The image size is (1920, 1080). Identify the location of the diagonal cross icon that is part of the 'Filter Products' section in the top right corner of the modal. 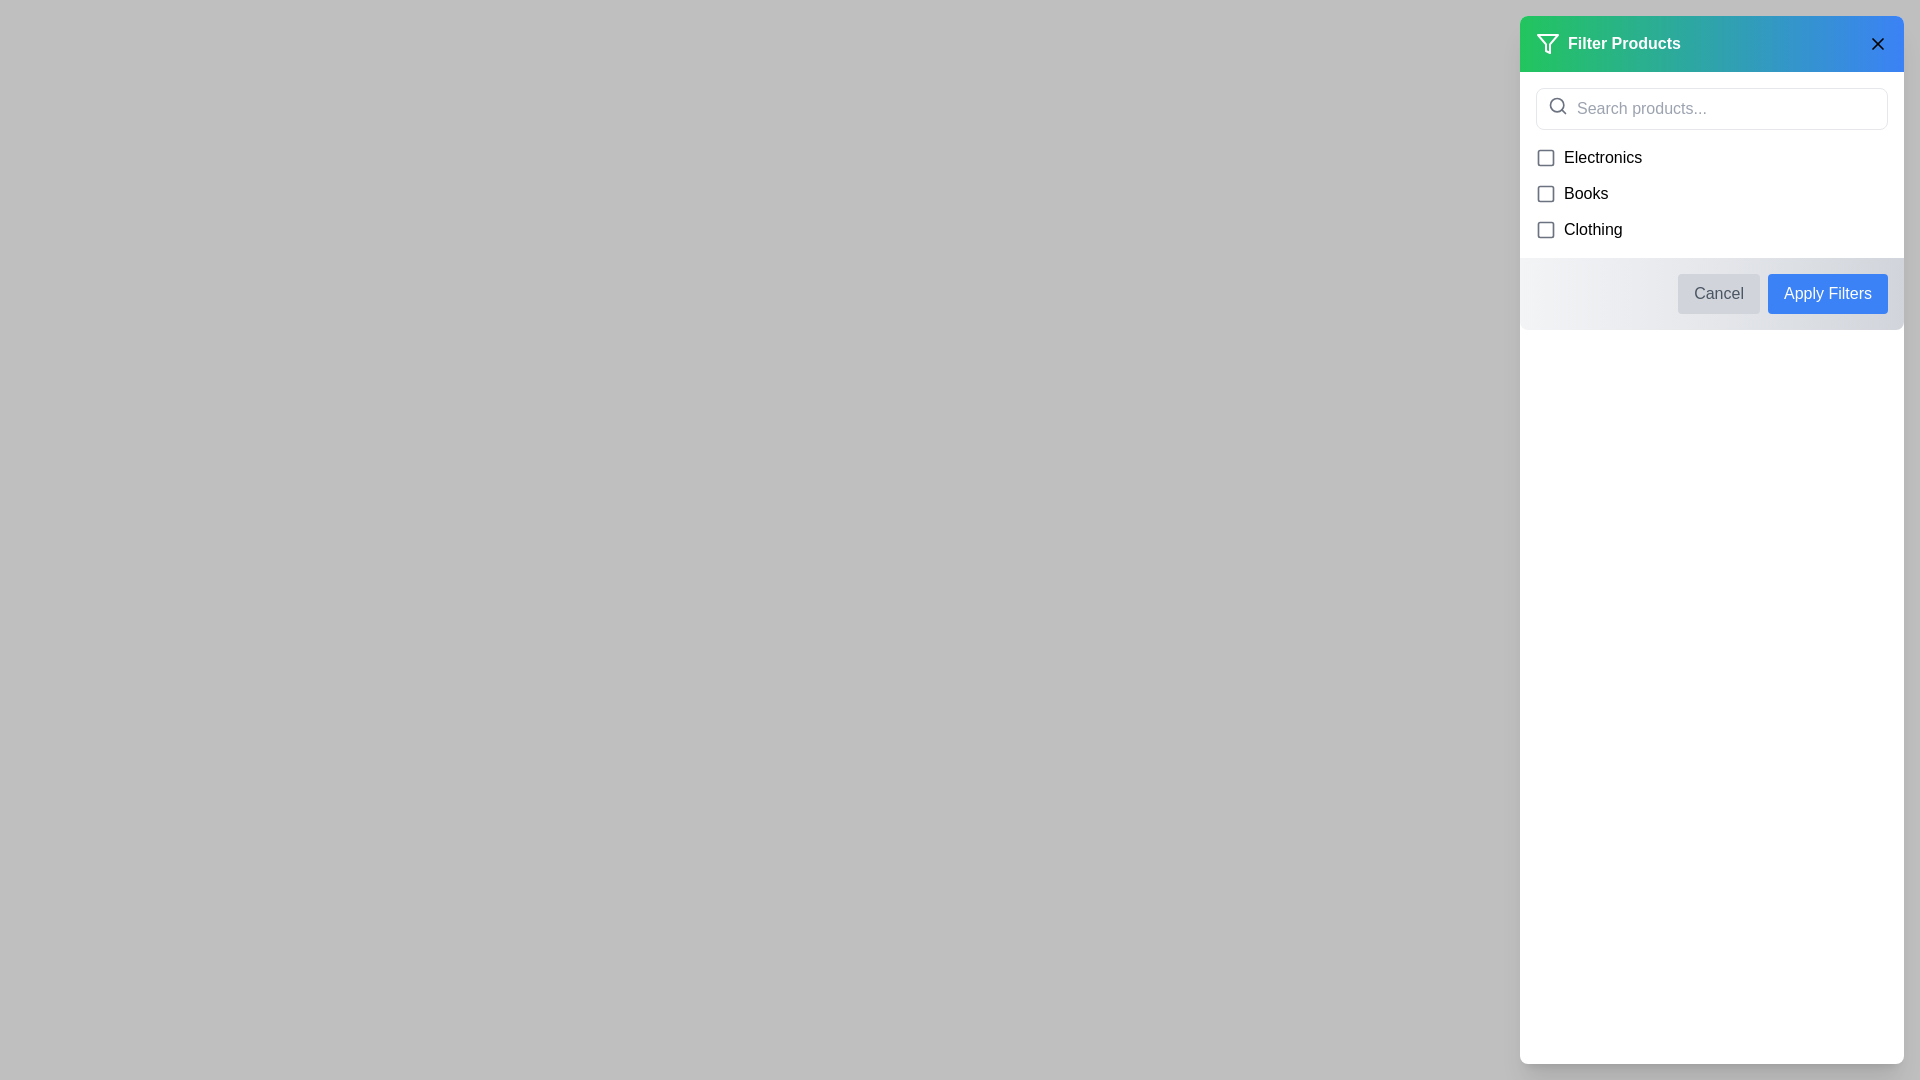
(1876, 43).